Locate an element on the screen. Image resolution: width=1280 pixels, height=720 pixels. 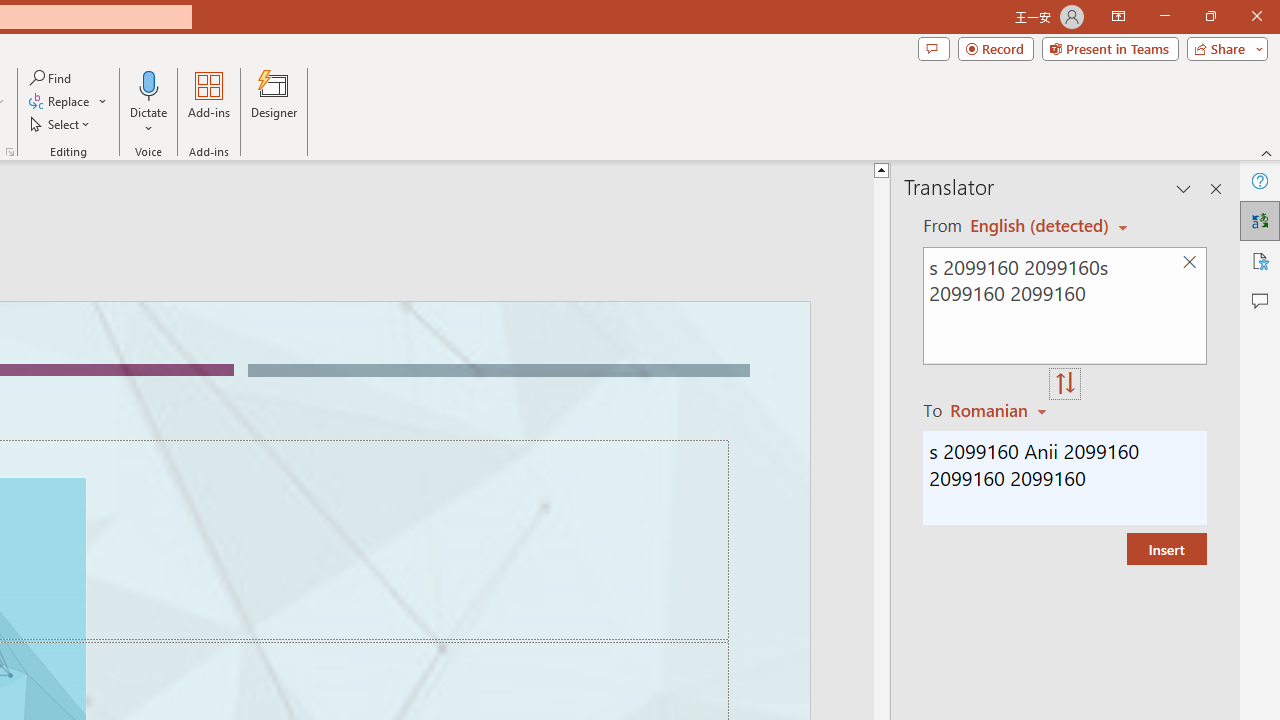
'Dictate' is located at coordinates (148, 84).